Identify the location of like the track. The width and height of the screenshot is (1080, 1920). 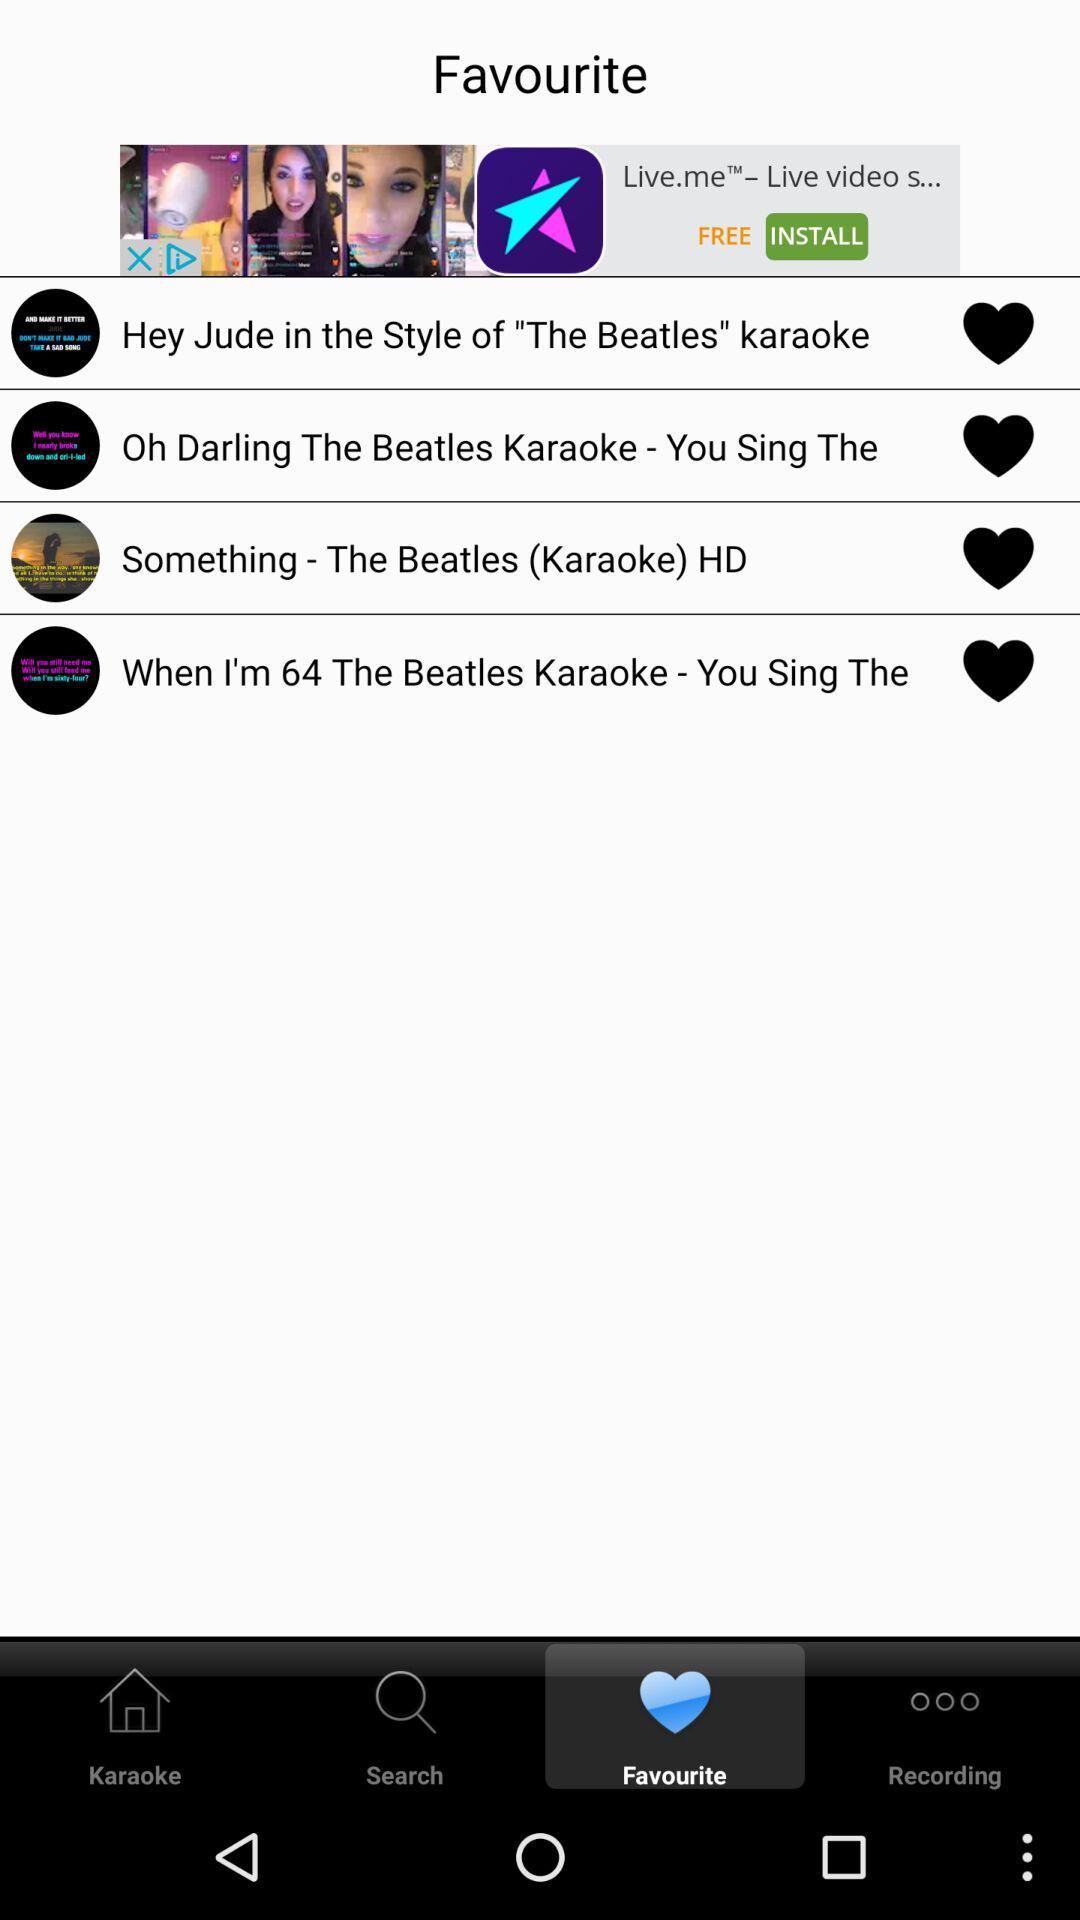
(998, 670).